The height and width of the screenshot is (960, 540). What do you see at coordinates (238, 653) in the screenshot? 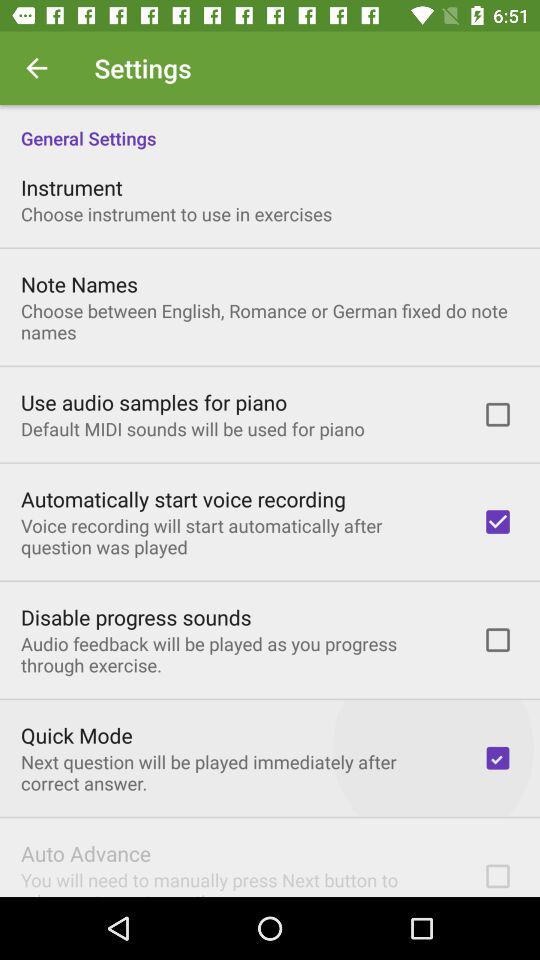
I see `the icon below the disable progress sounds icon` at bounding box center [238, 653].